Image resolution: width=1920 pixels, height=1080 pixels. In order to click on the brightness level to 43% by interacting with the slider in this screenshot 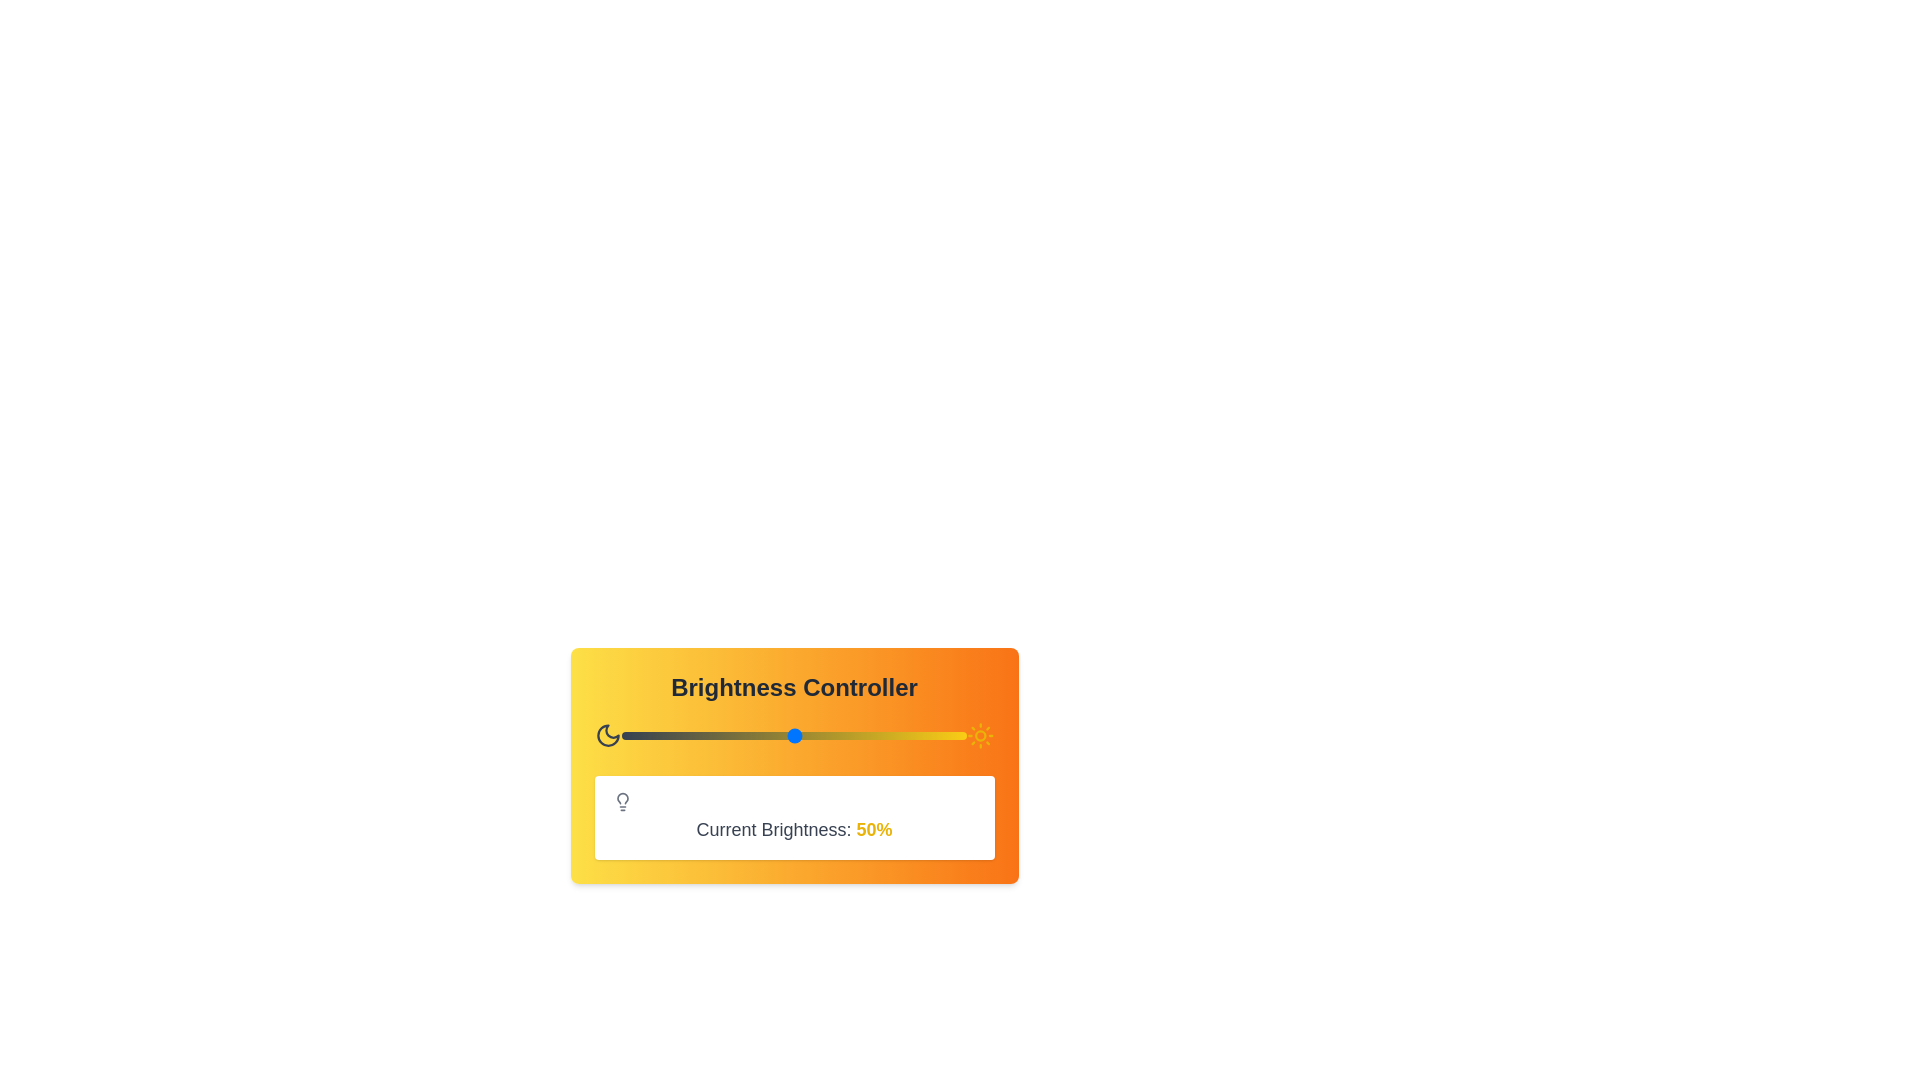, I will do `click(769, 736)`.